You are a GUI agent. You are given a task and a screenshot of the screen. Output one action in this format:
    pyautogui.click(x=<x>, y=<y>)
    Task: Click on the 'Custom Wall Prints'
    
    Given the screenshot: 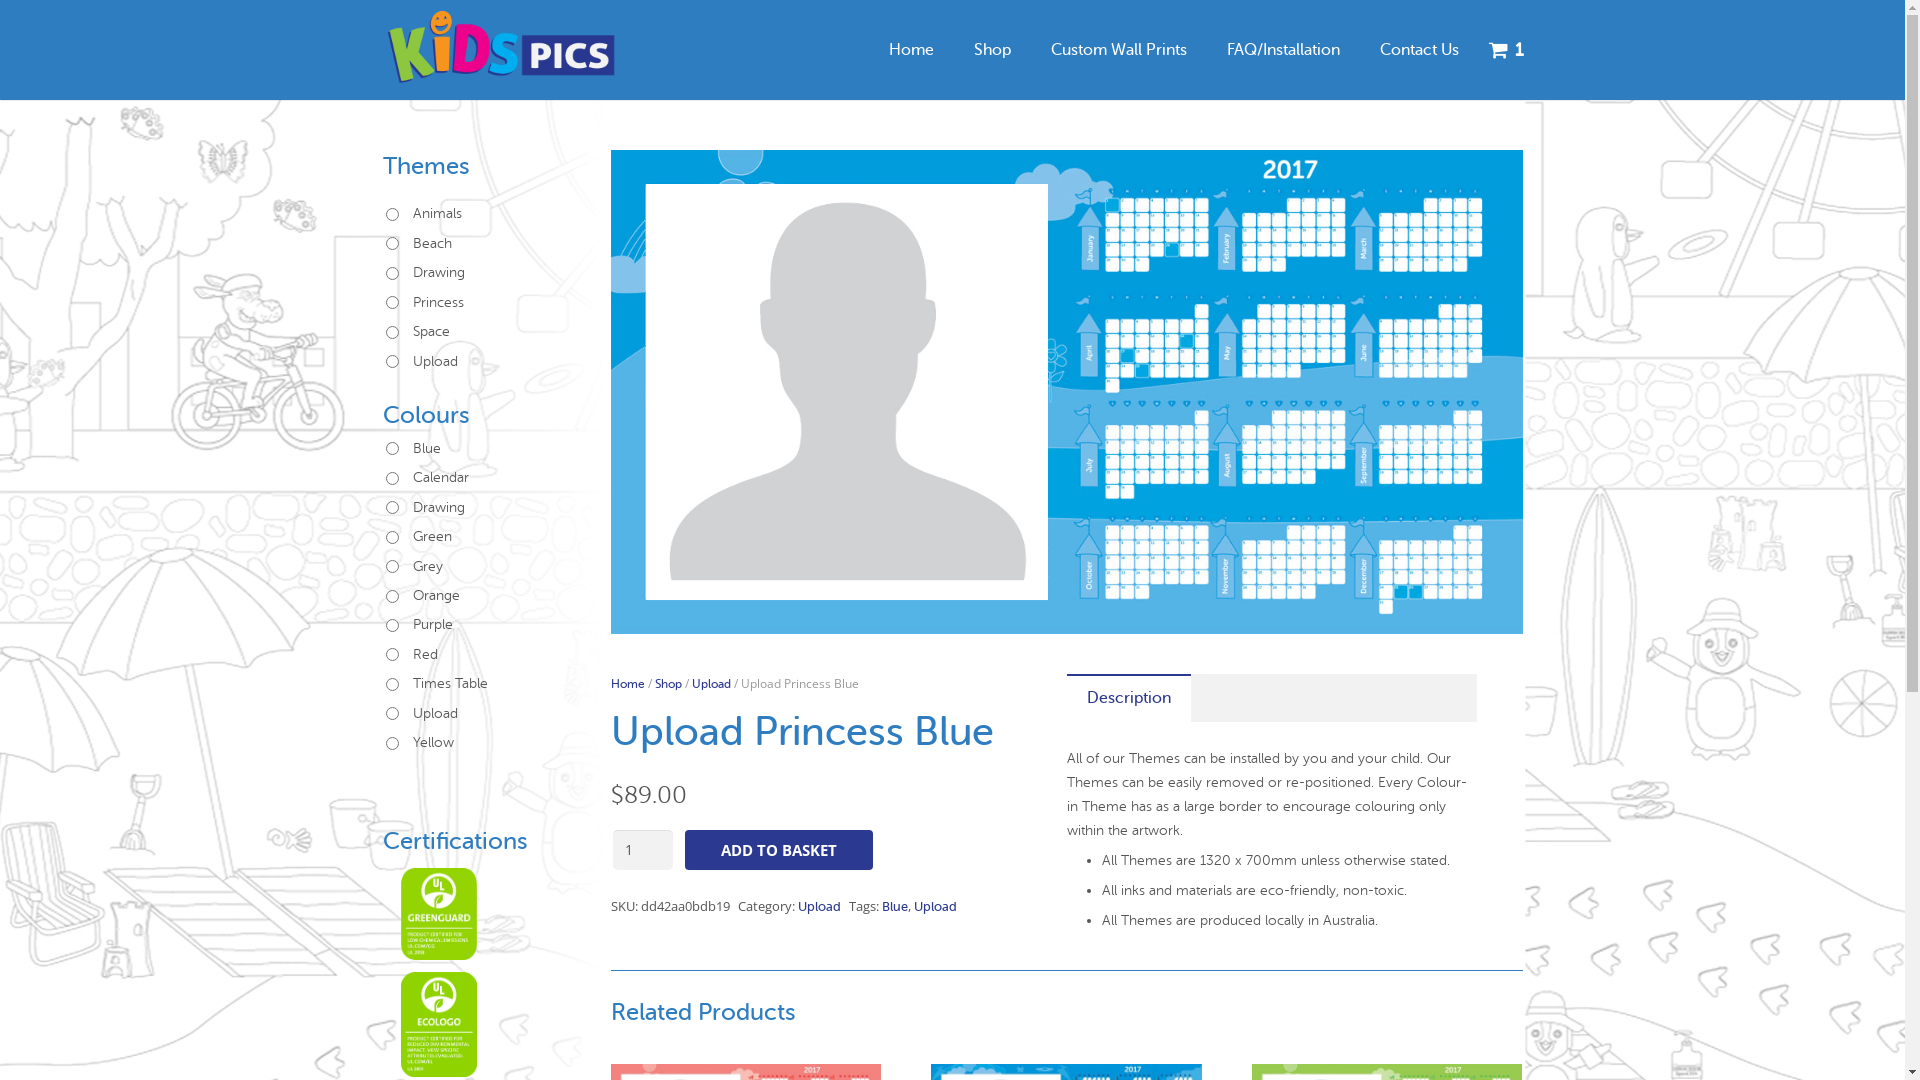 What is the action you would take?
    pyautogui.click(x=1117, y=49)
    